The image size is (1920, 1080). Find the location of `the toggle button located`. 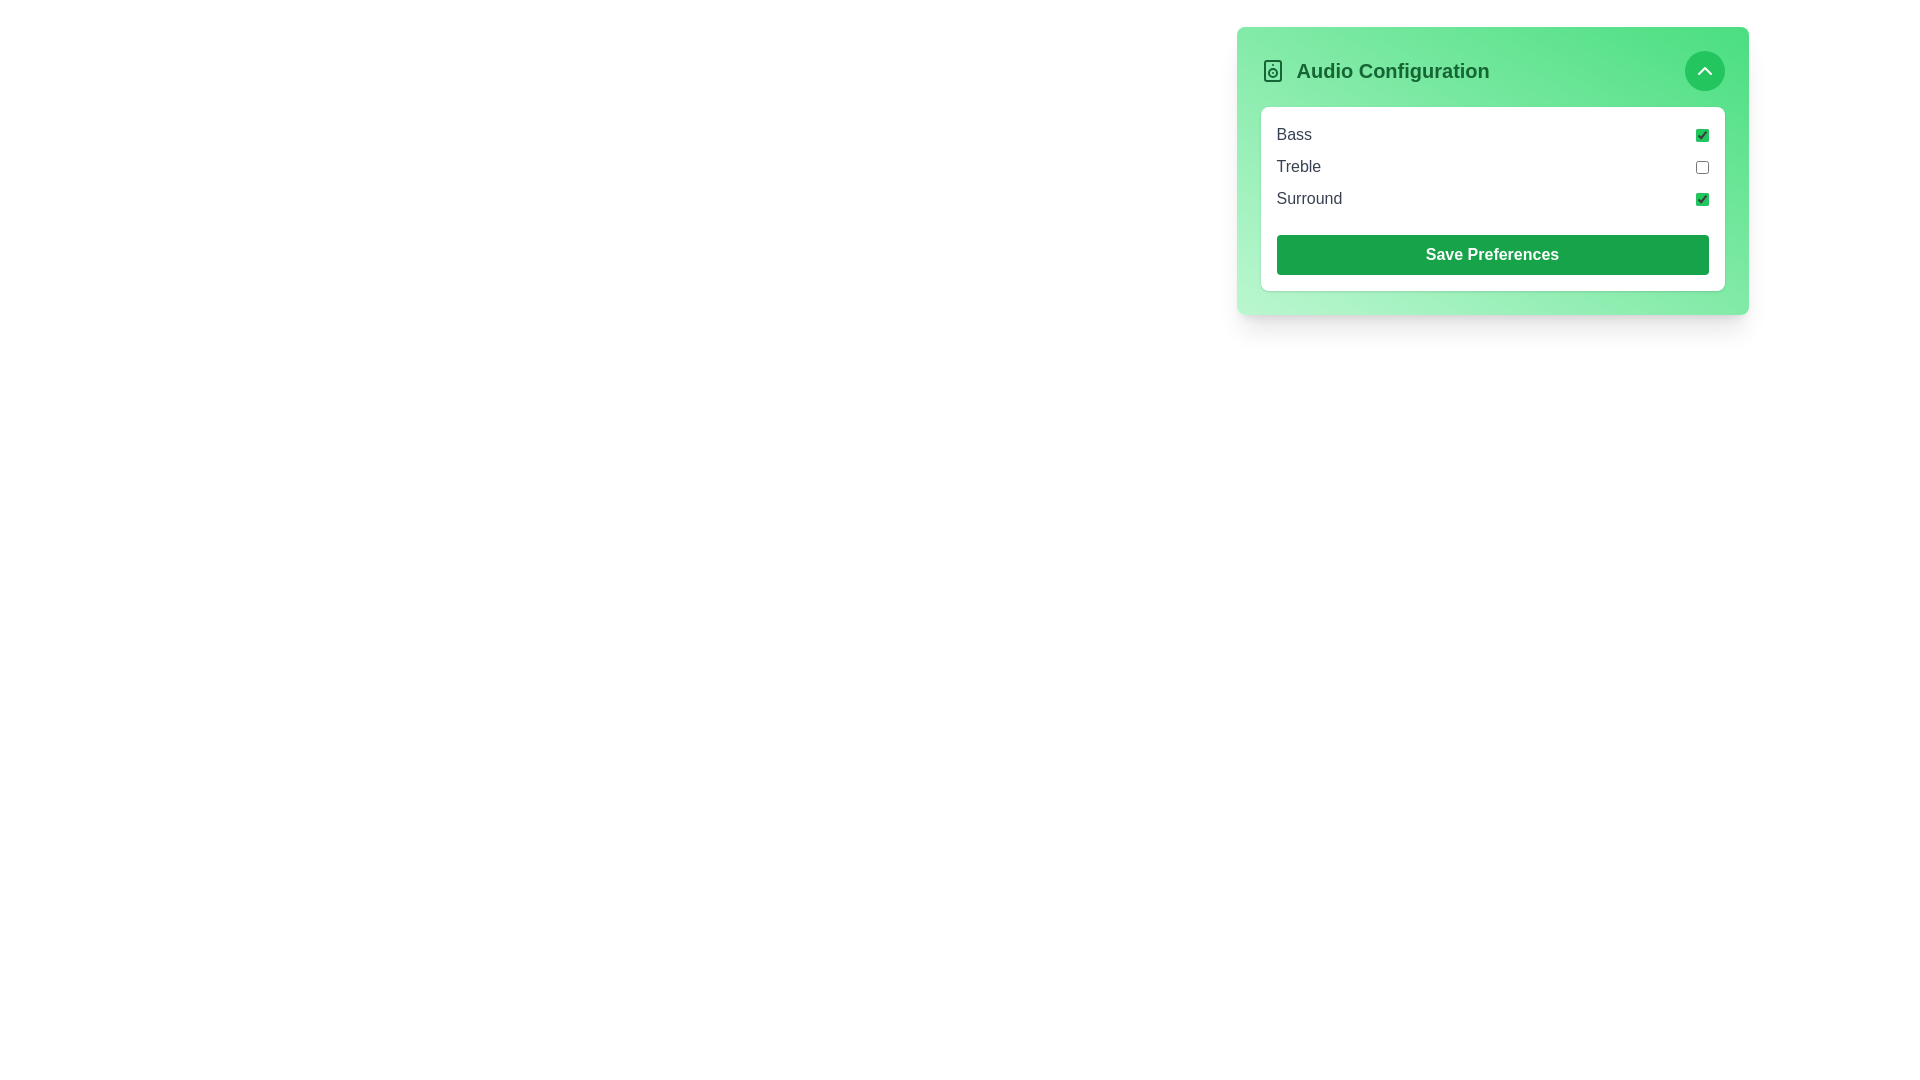

the toggle button located is located at coordinates (1703, 69).